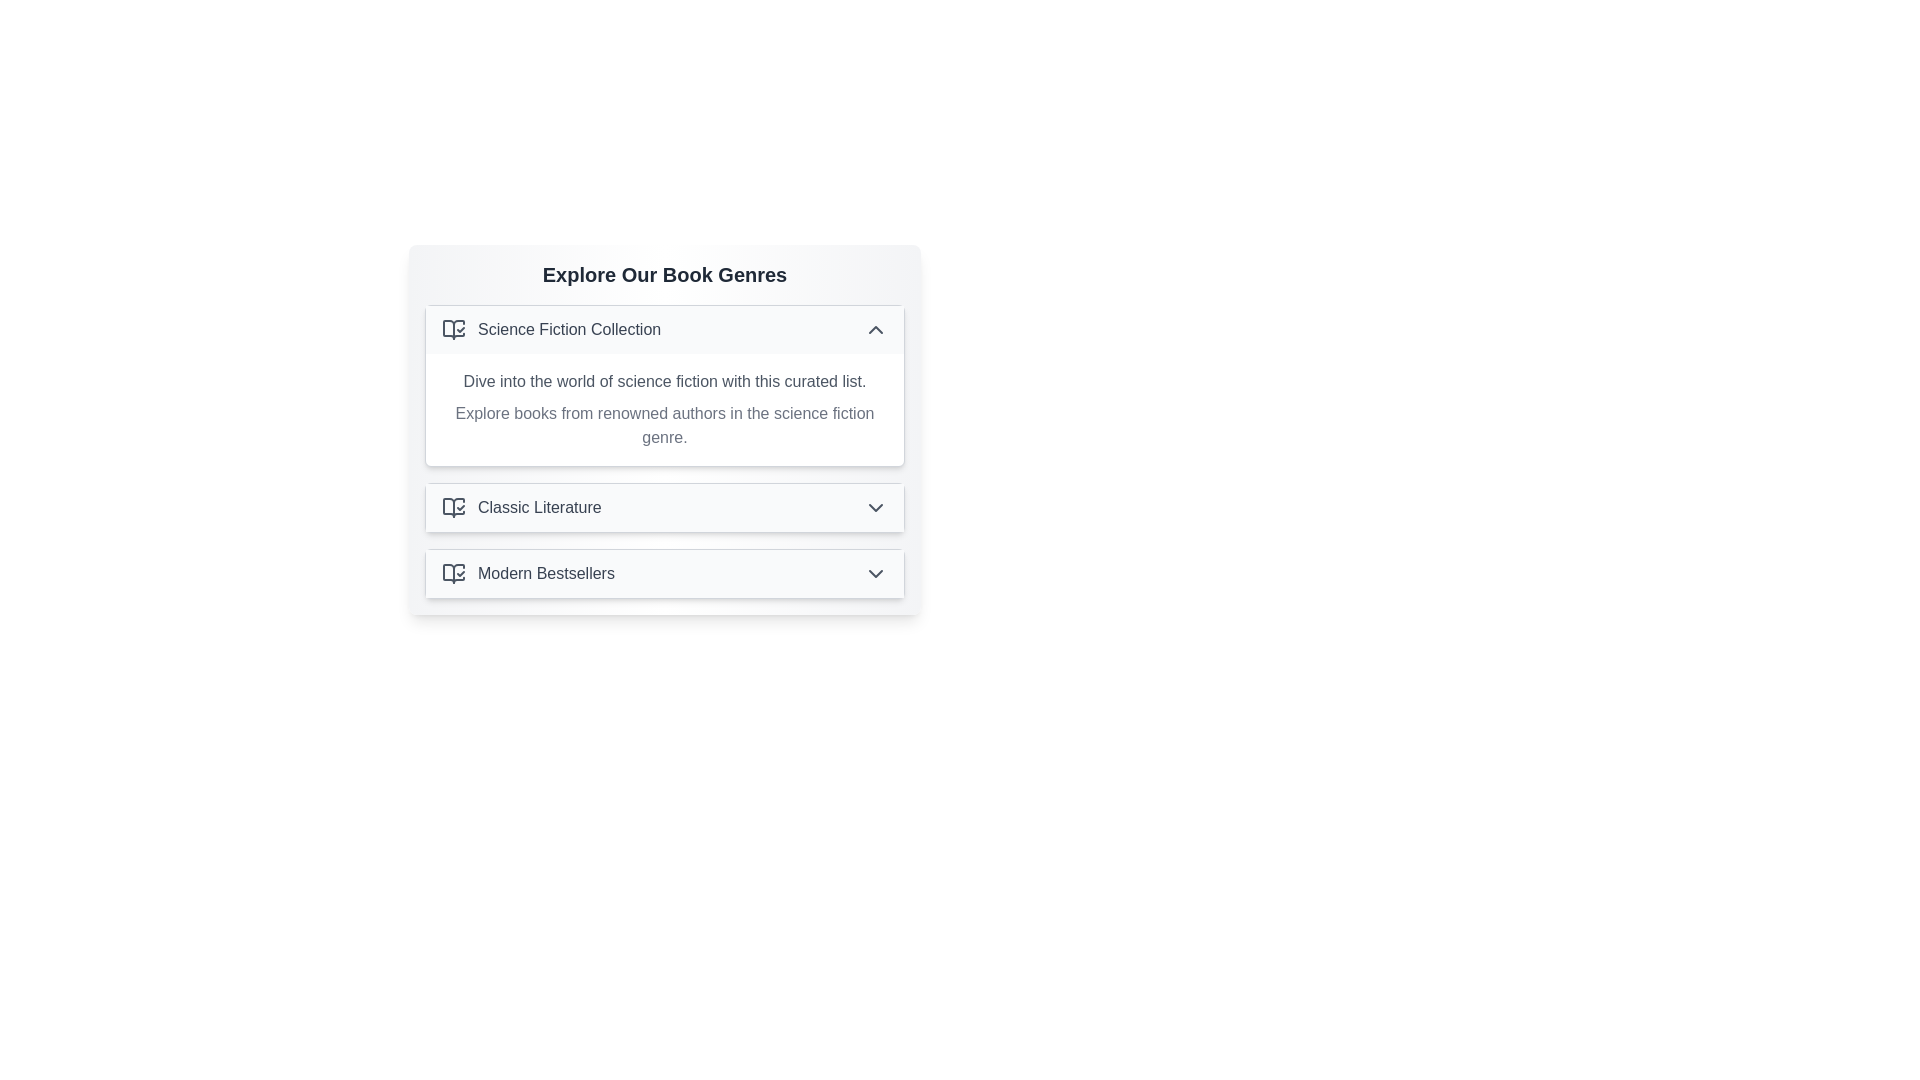 The height and width of the screenshot is (1080, 1920). Describe the element at coordinates (453, 574) in the screenshot. I see `the book icon with a checkmark located in the 'Modern Bestsellers' section under 'Explore Our Book Genres'` at that location.